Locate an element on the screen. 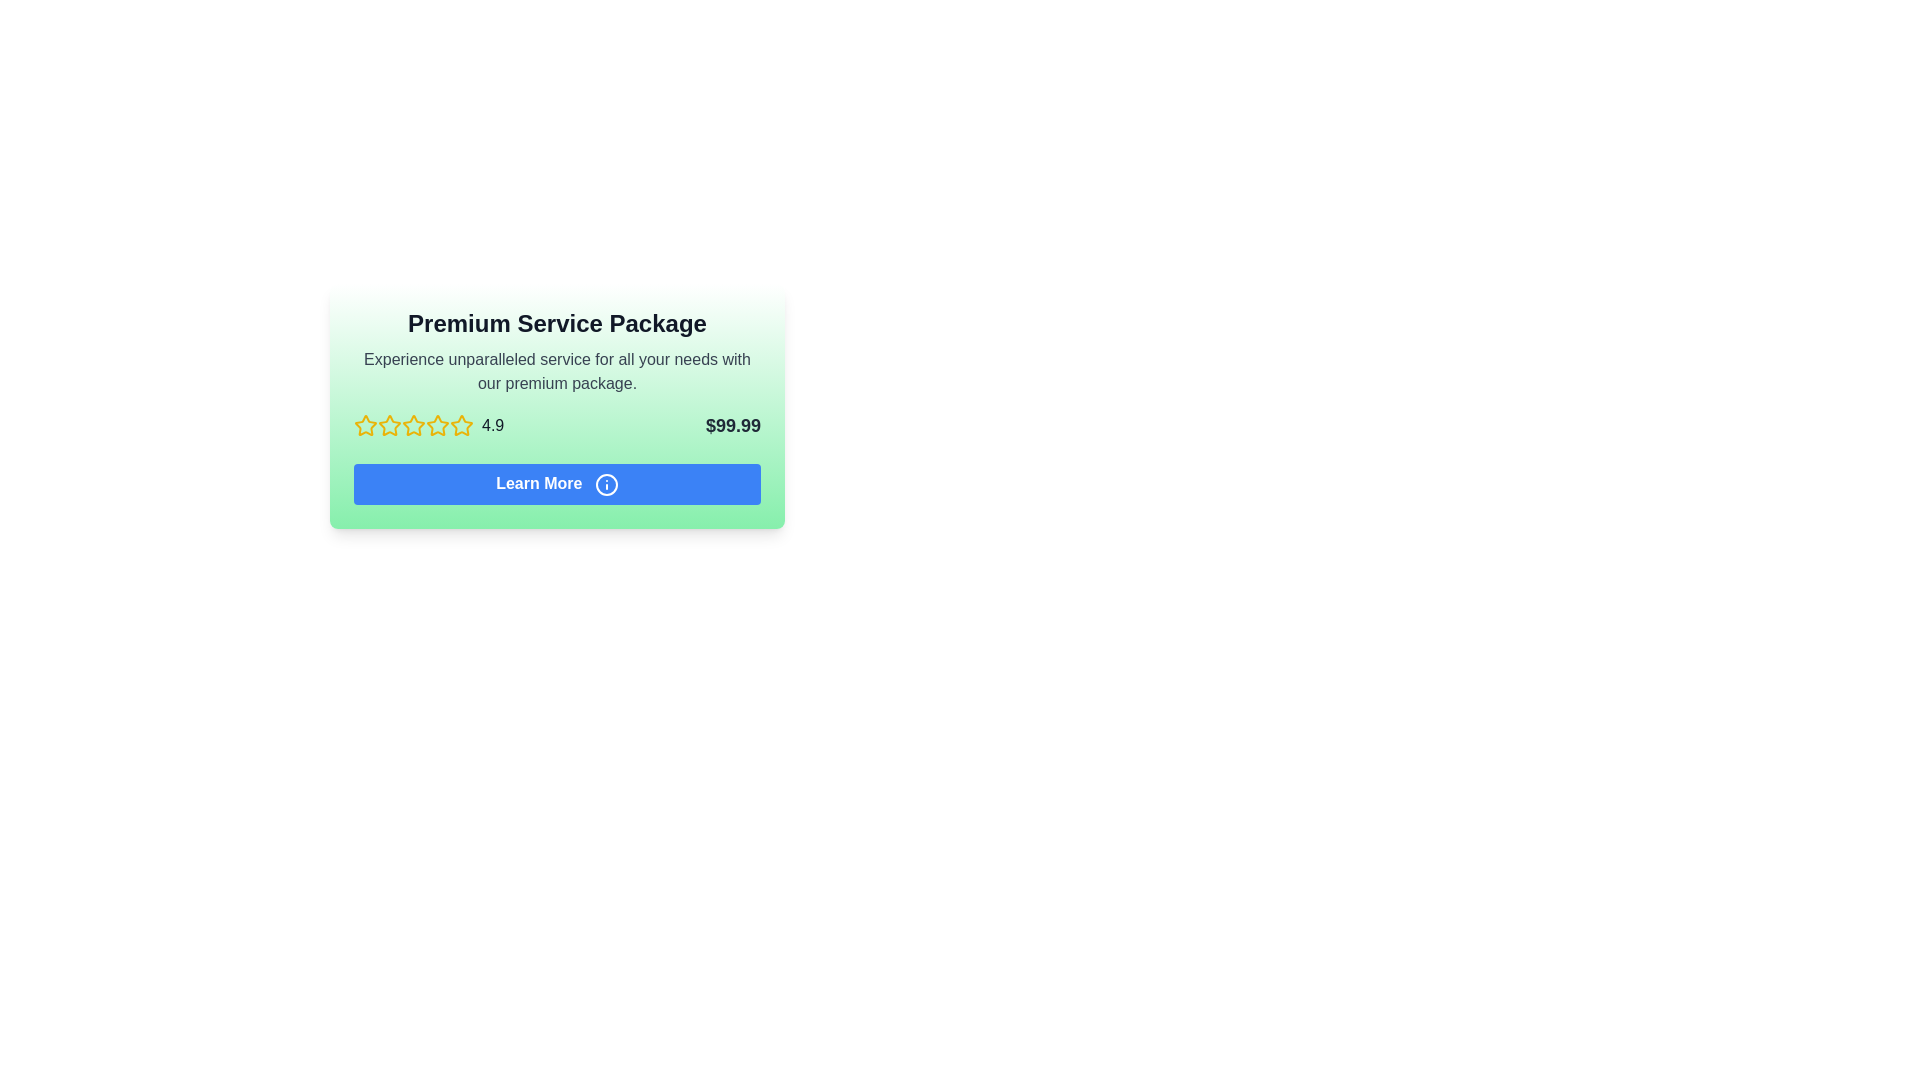 This screenshot has height=1080, width=1920. text label displaying the numeric value '4.9', which is located to the right of a row of five yellow stars in the service details card layout is located at coordinates (493, 424).